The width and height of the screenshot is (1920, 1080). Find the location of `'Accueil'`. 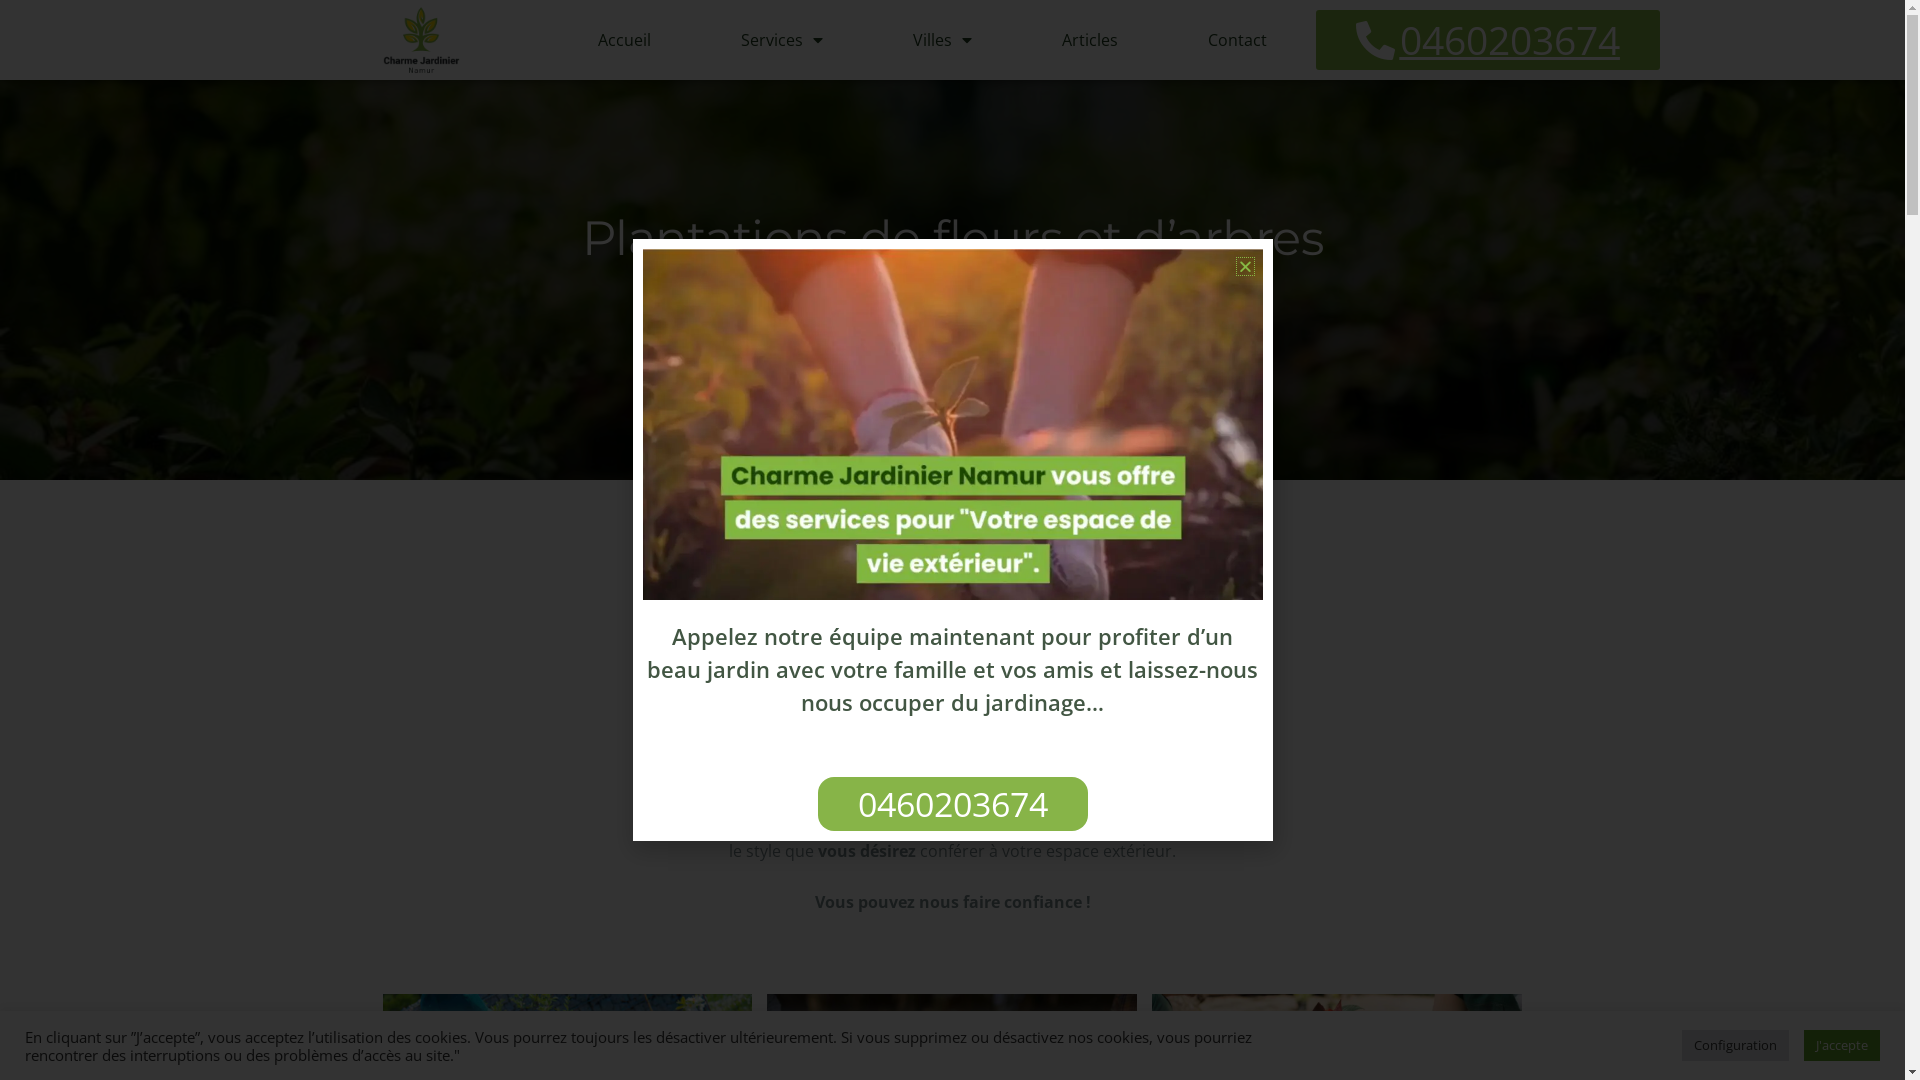

'Accueil' is located at coordinates (623, 39).